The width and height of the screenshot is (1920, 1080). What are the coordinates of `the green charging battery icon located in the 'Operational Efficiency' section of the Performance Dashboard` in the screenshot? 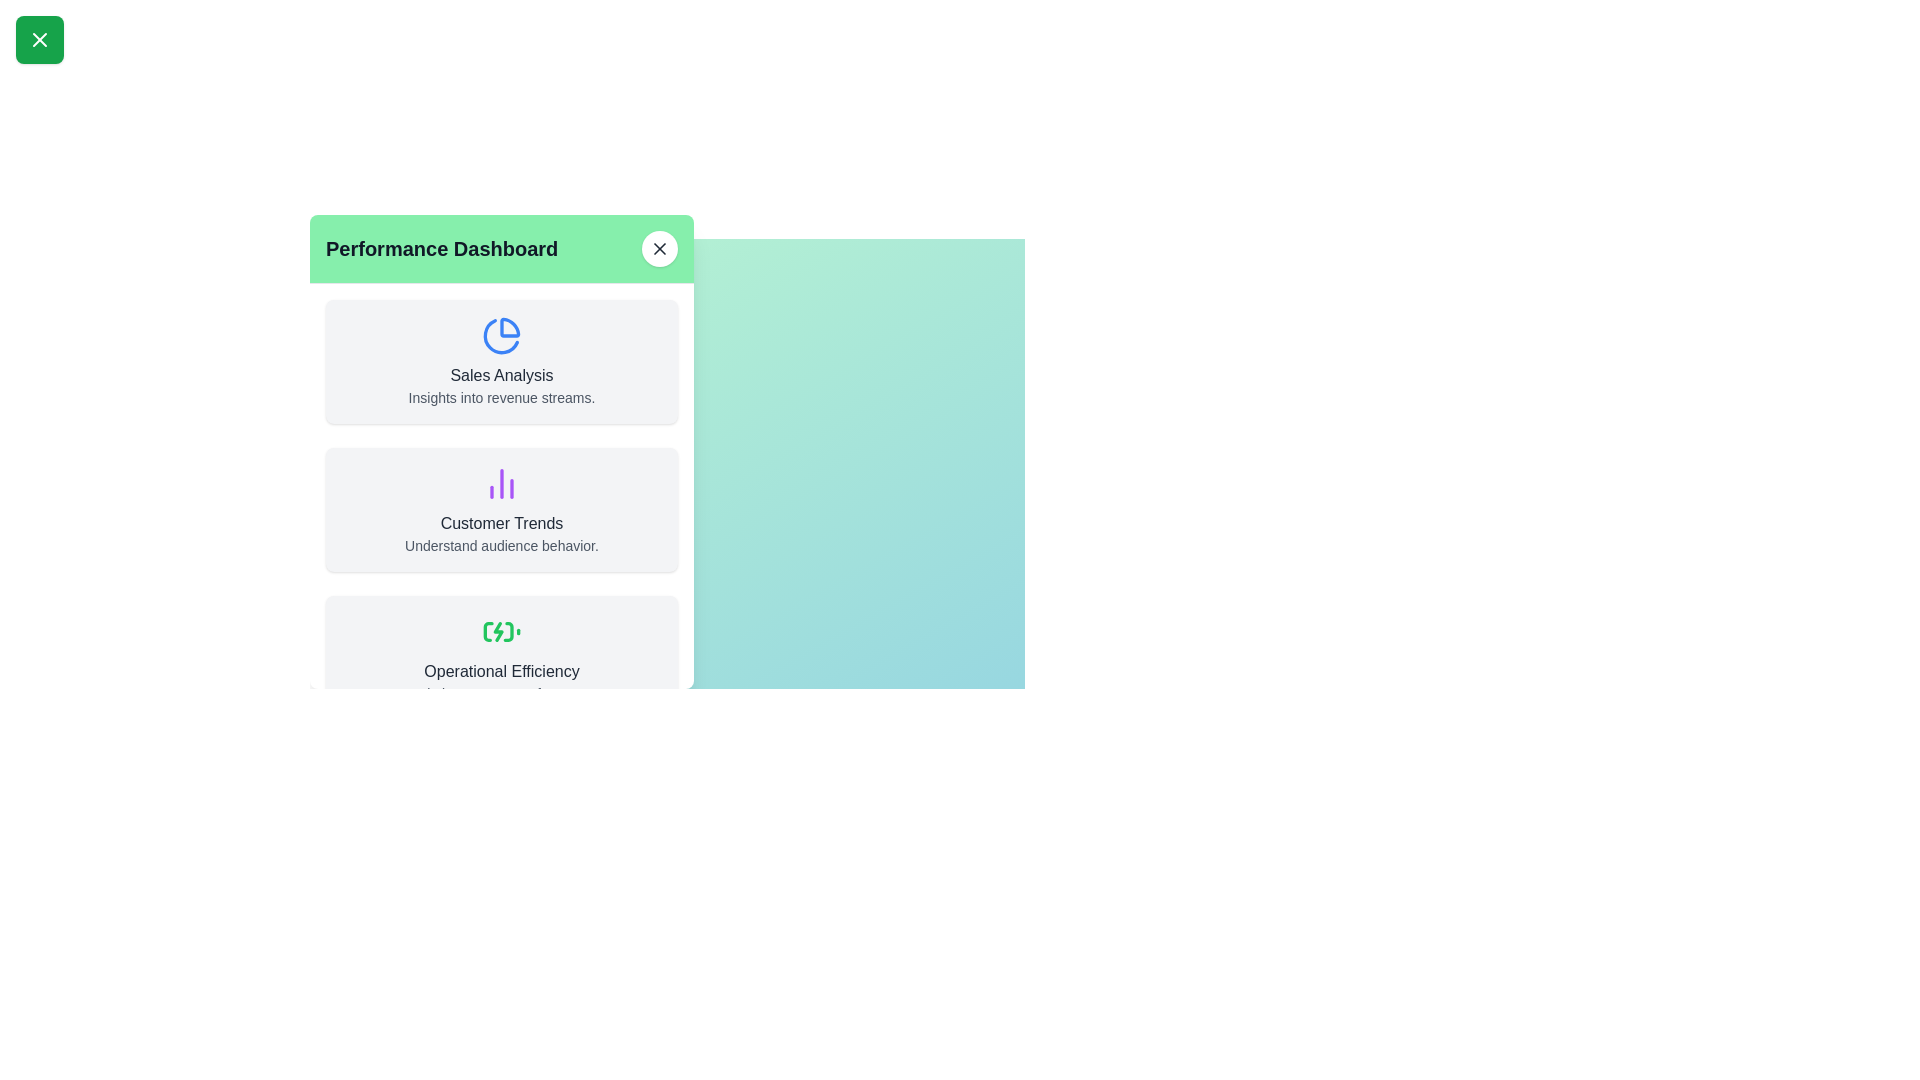 It's located at (502, 632).